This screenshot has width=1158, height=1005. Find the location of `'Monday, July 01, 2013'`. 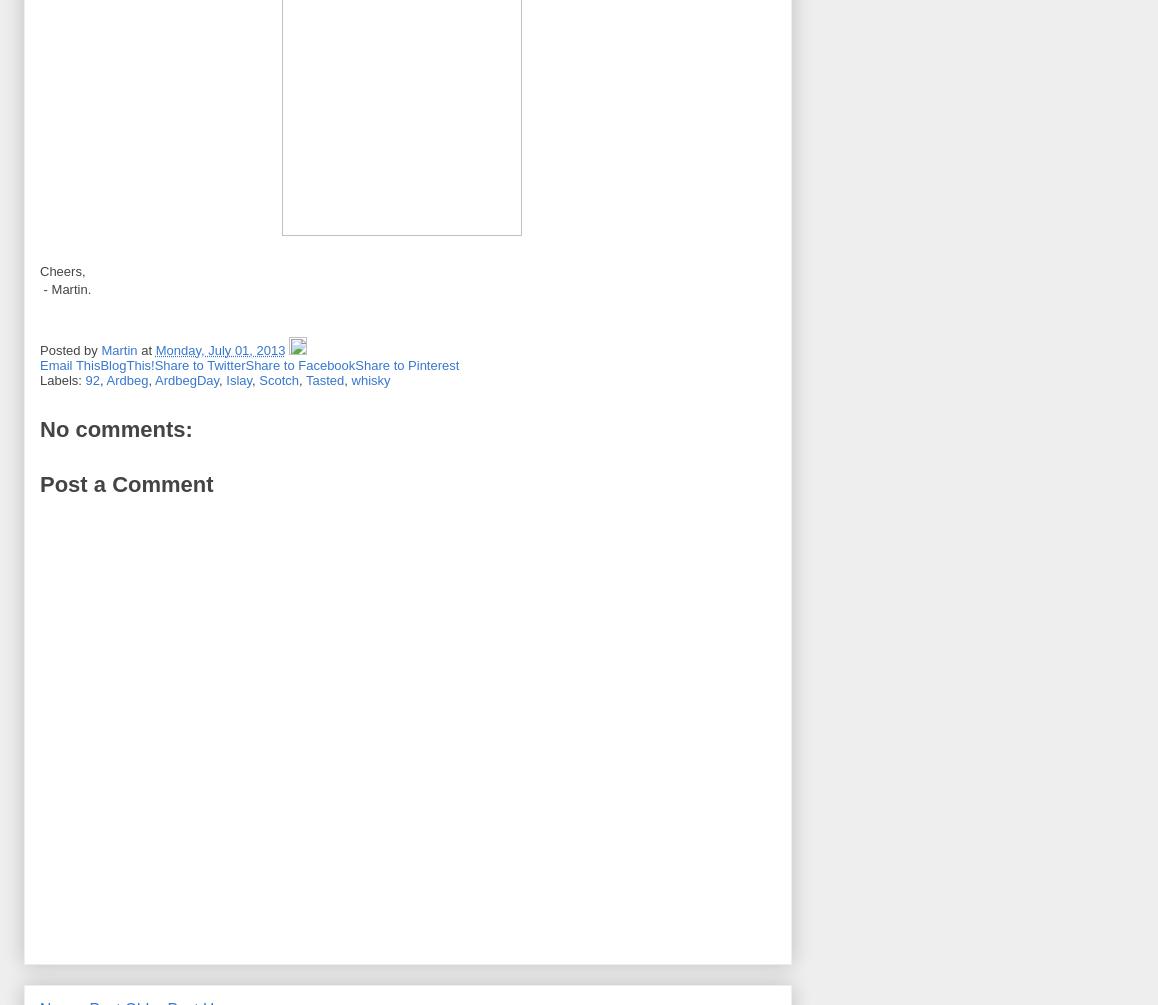

'Monday, July 01, 2013' is located at coordinates (220, 349).